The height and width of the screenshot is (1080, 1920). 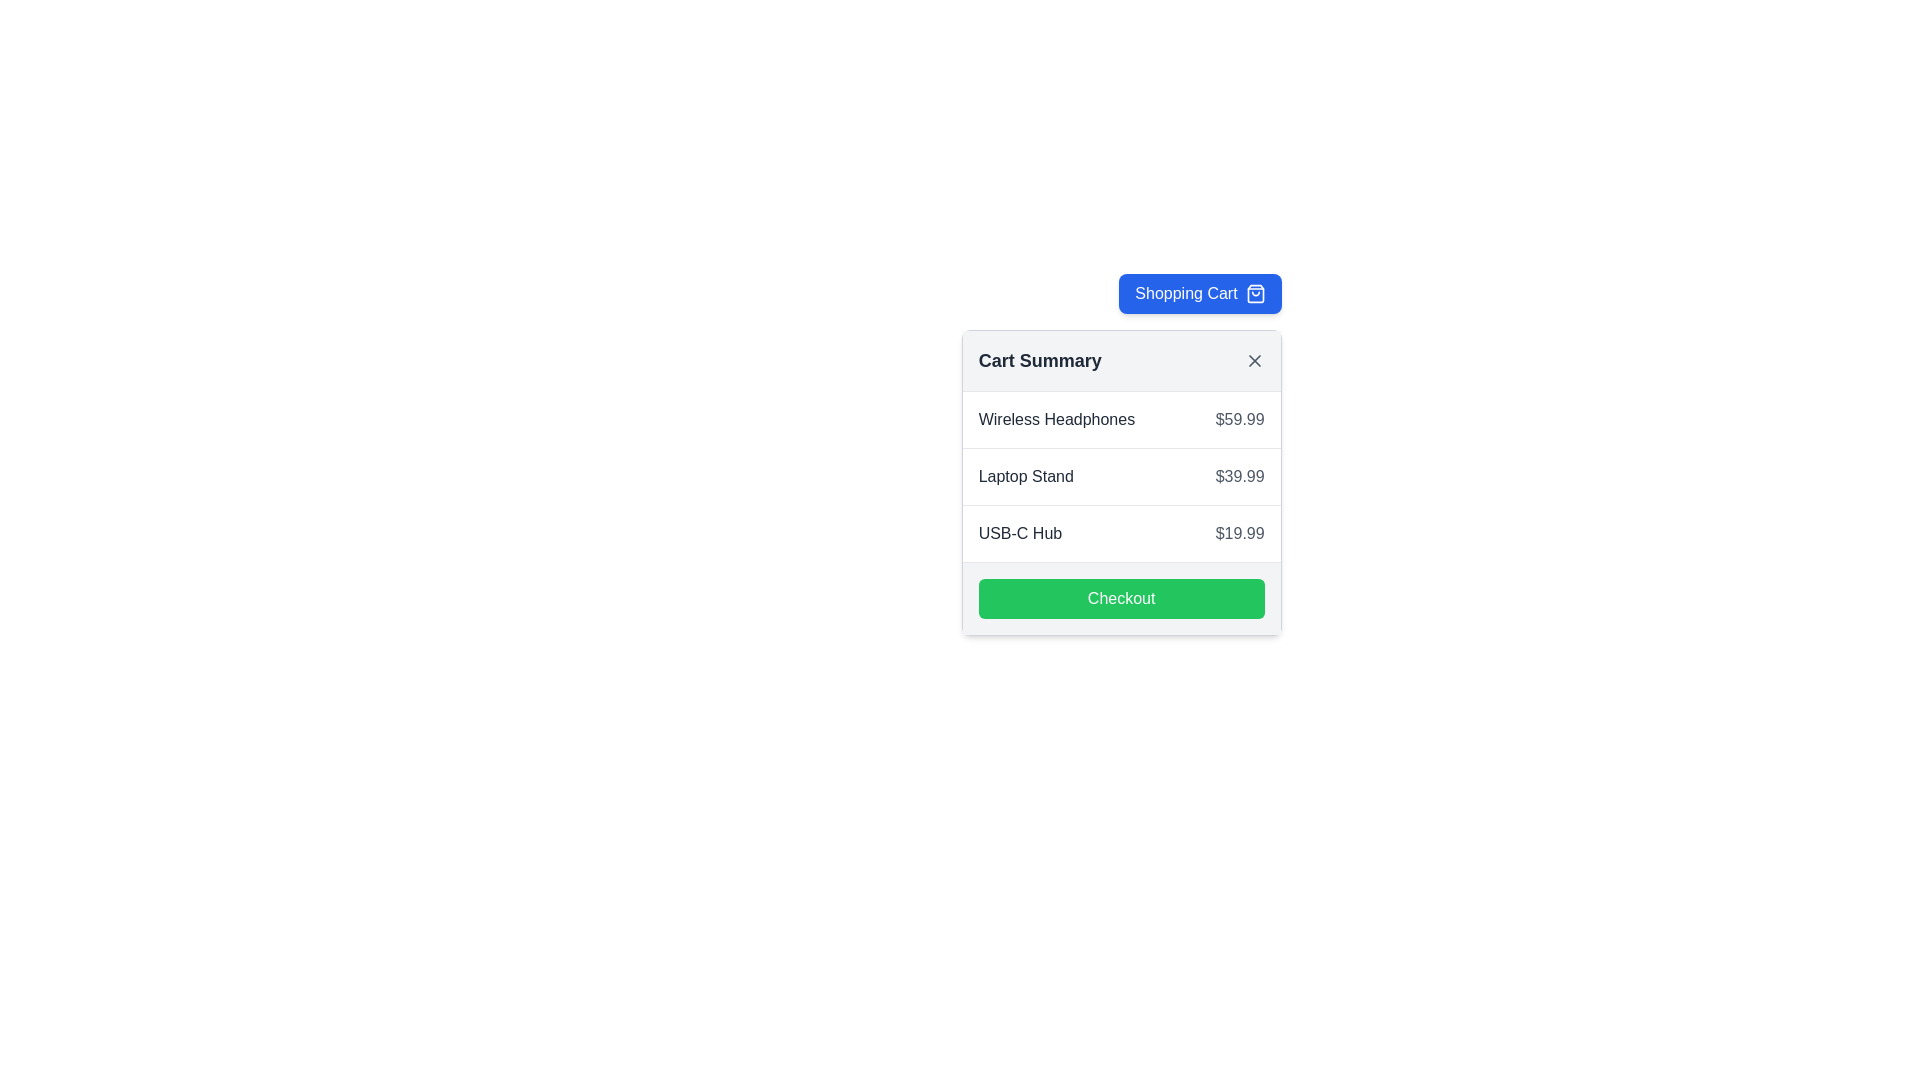 I want to click on the blue rectangular 'Shopping Cart' button with rounded corners, so click(x=1200, y=293).